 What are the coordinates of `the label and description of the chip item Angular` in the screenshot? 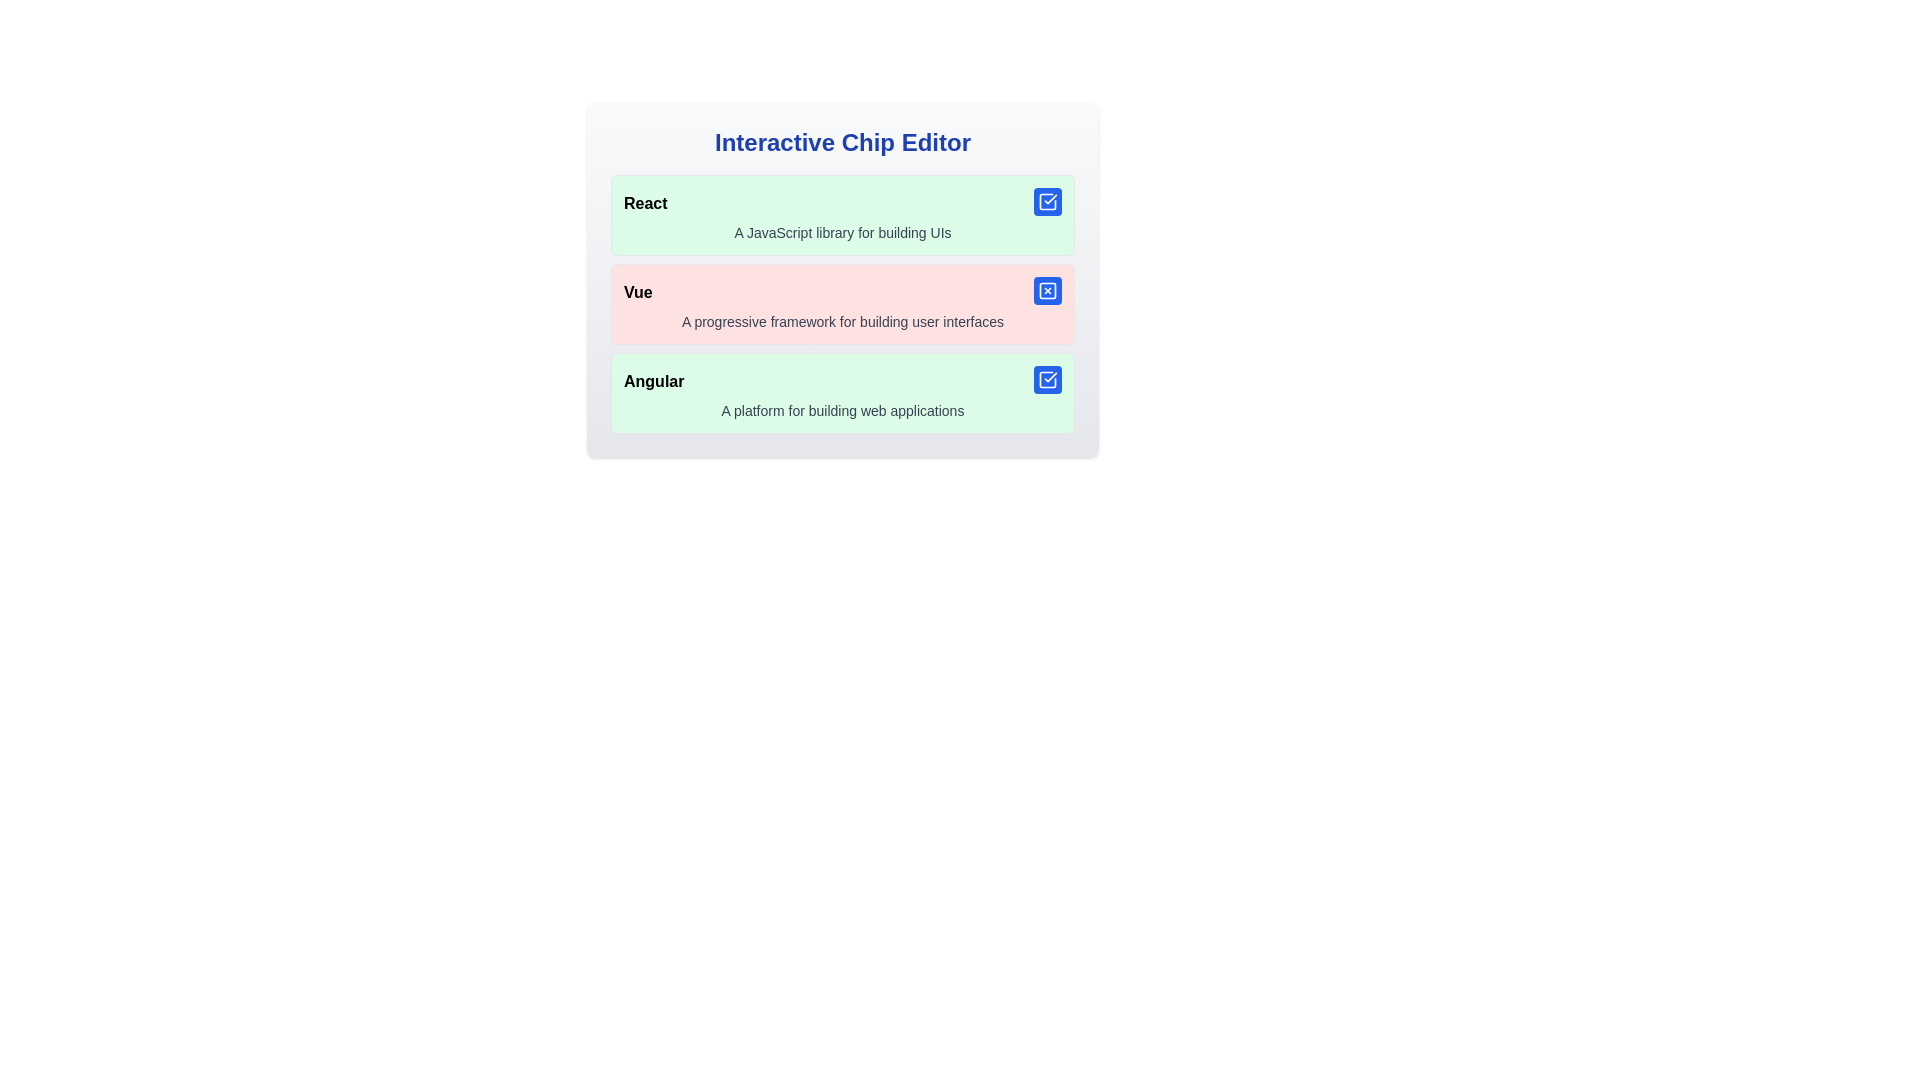 It's located at (843, 393).